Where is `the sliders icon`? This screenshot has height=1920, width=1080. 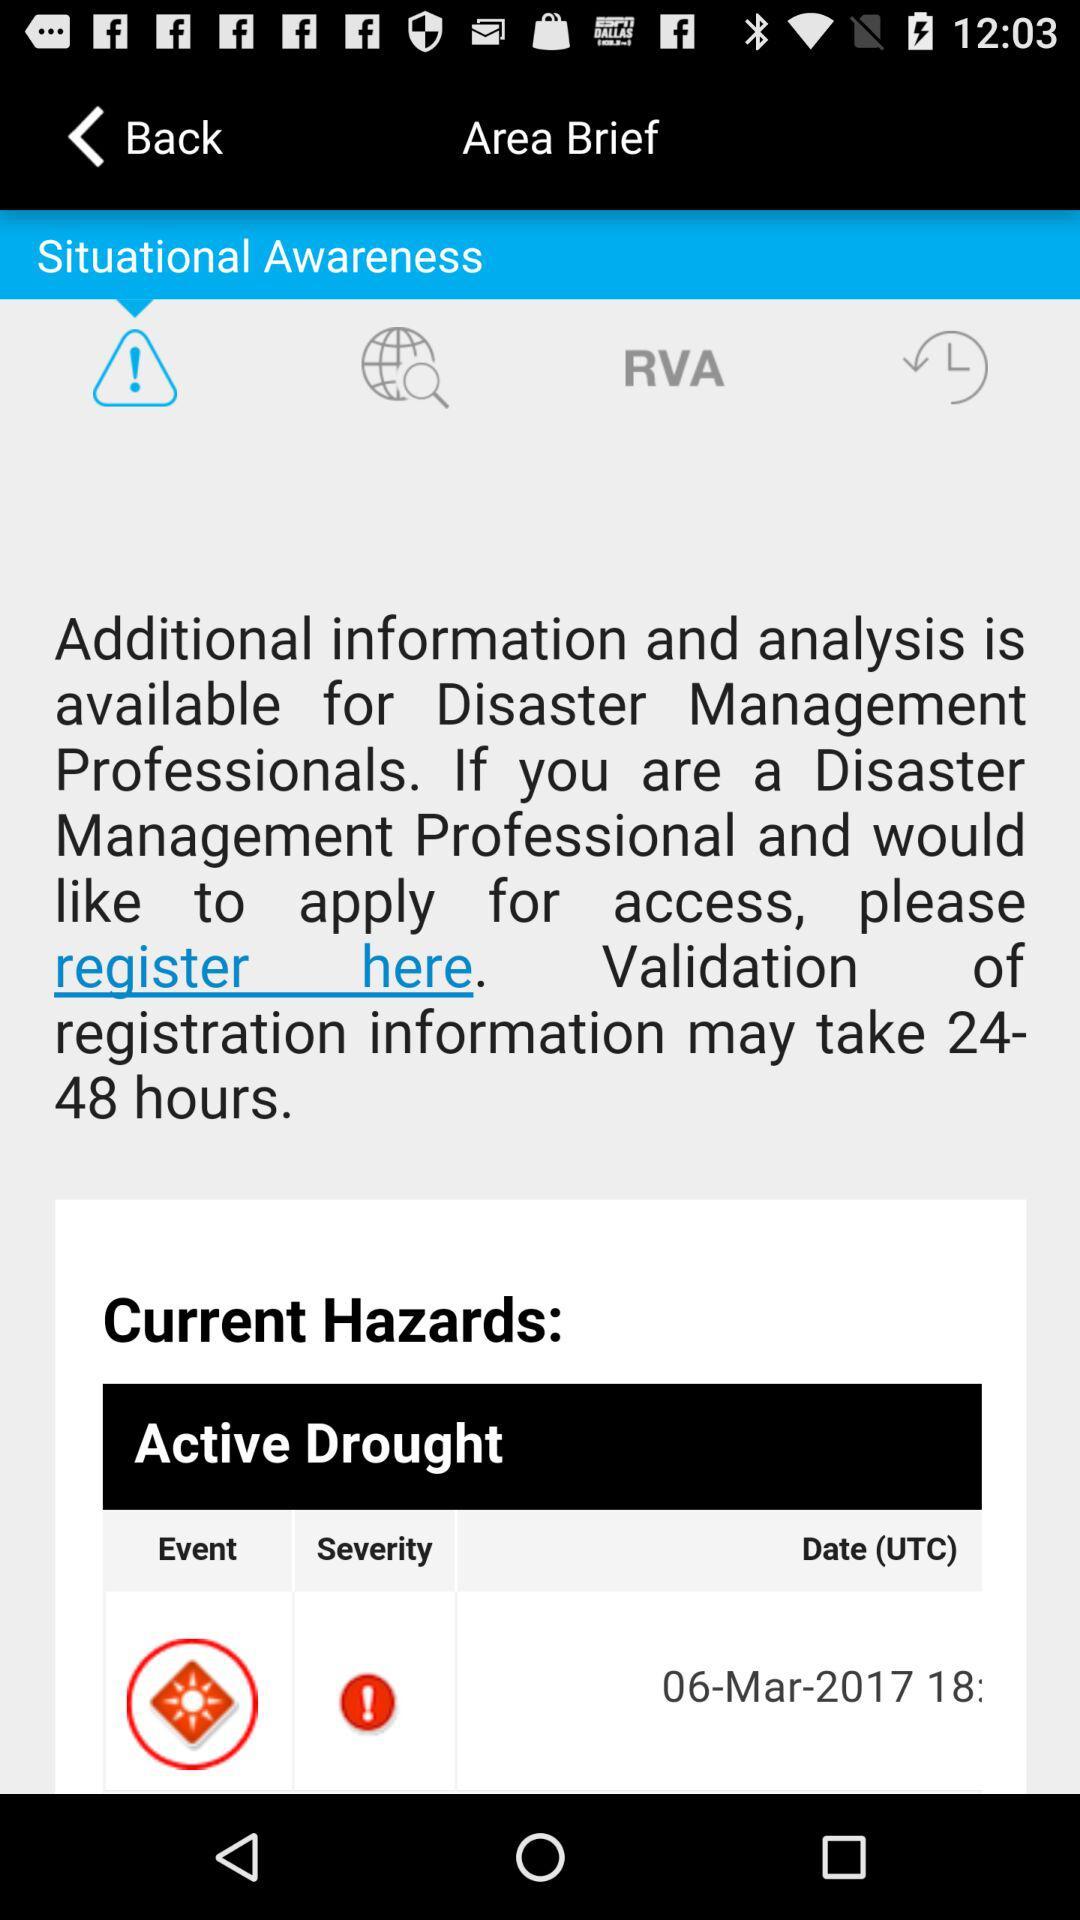
the sliders icon is located at coordinates (675, 393).